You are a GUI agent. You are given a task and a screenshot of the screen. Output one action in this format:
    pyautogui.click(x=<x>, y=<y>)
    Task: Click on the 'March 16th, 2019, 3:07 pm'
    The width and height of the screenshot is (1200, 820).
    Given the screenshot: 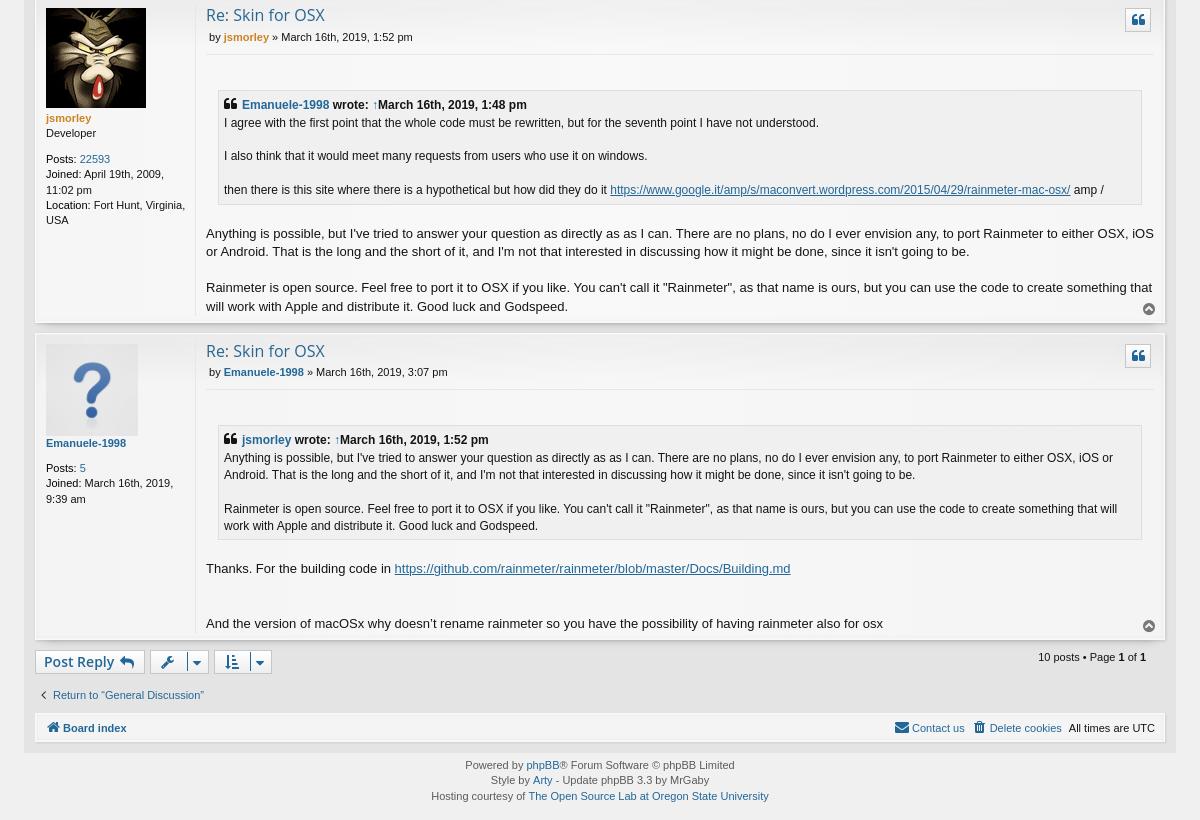 What is the action you would take?
    pyautogui.click(x=315, y=372)
    